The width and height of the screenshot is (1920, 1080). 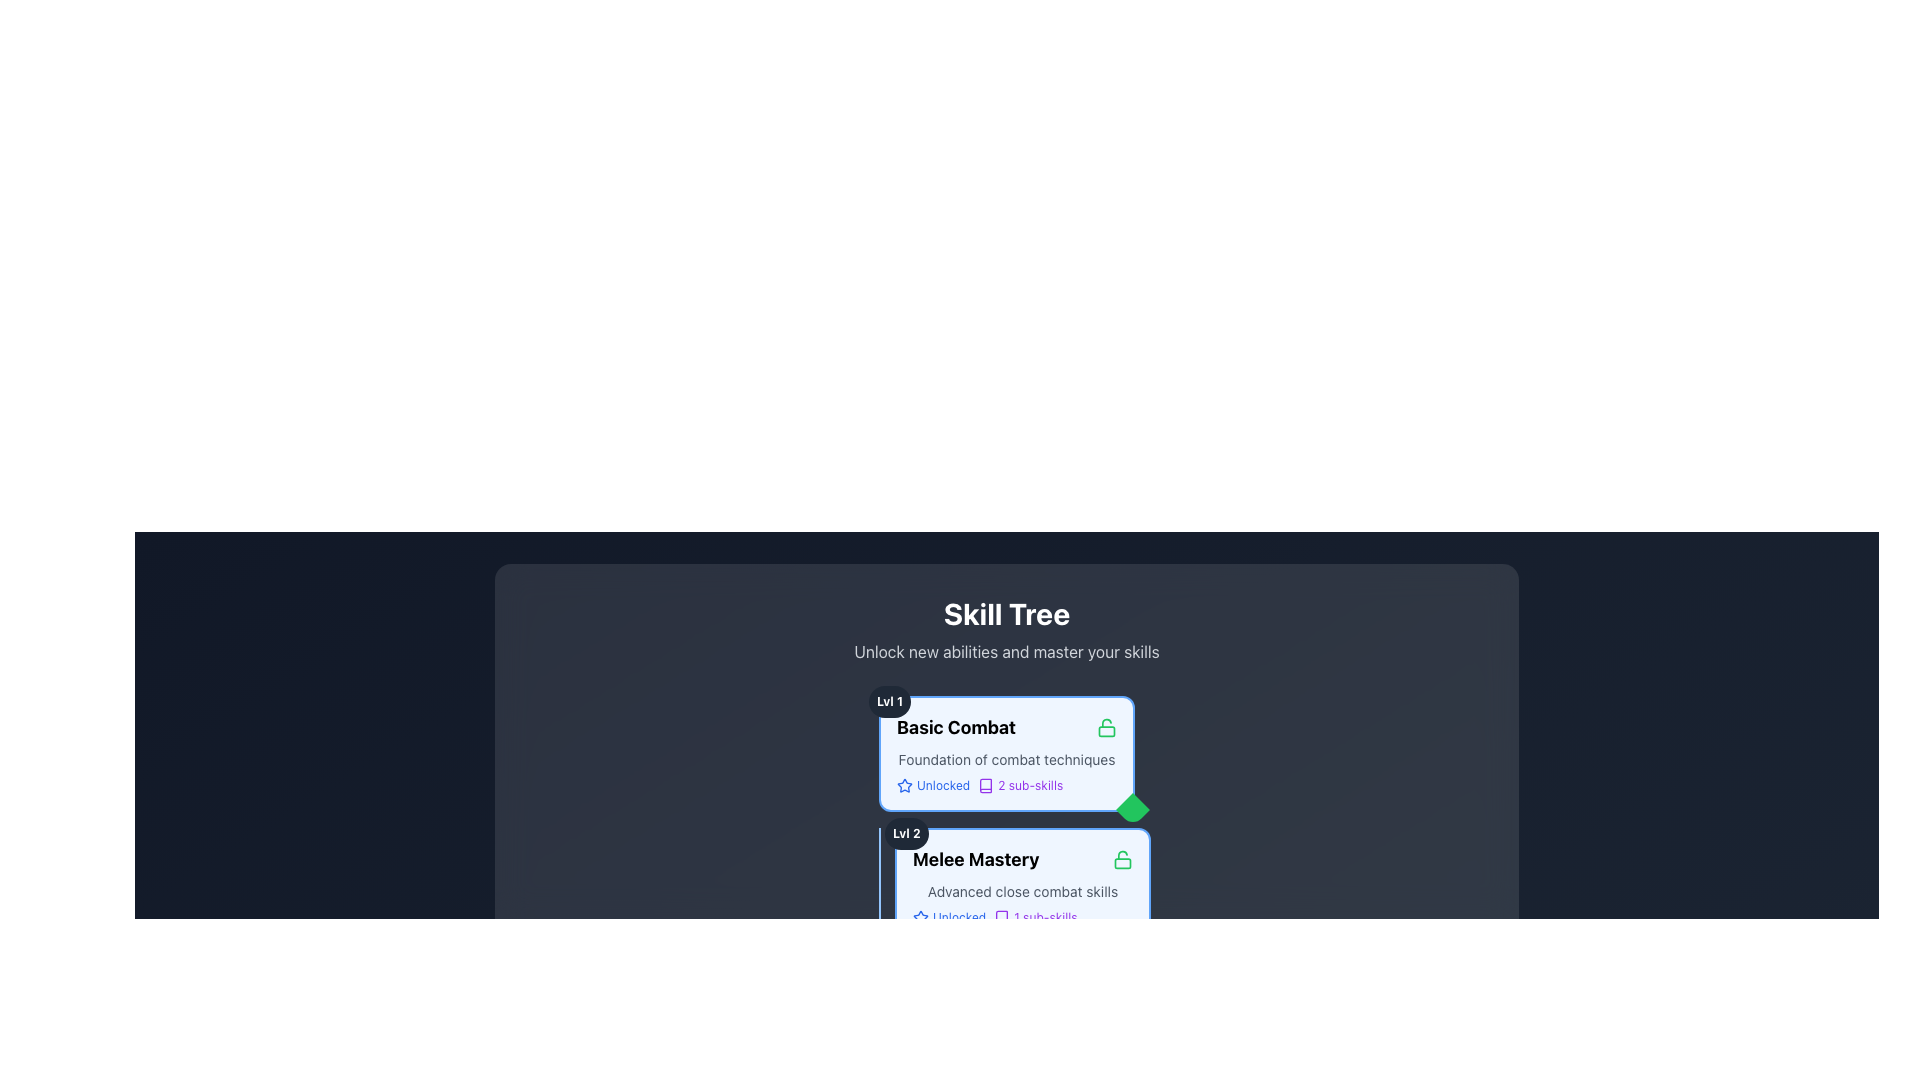 I want to click on the icon located to the left of the text 'Unlocked', so click(x=904, y=785).